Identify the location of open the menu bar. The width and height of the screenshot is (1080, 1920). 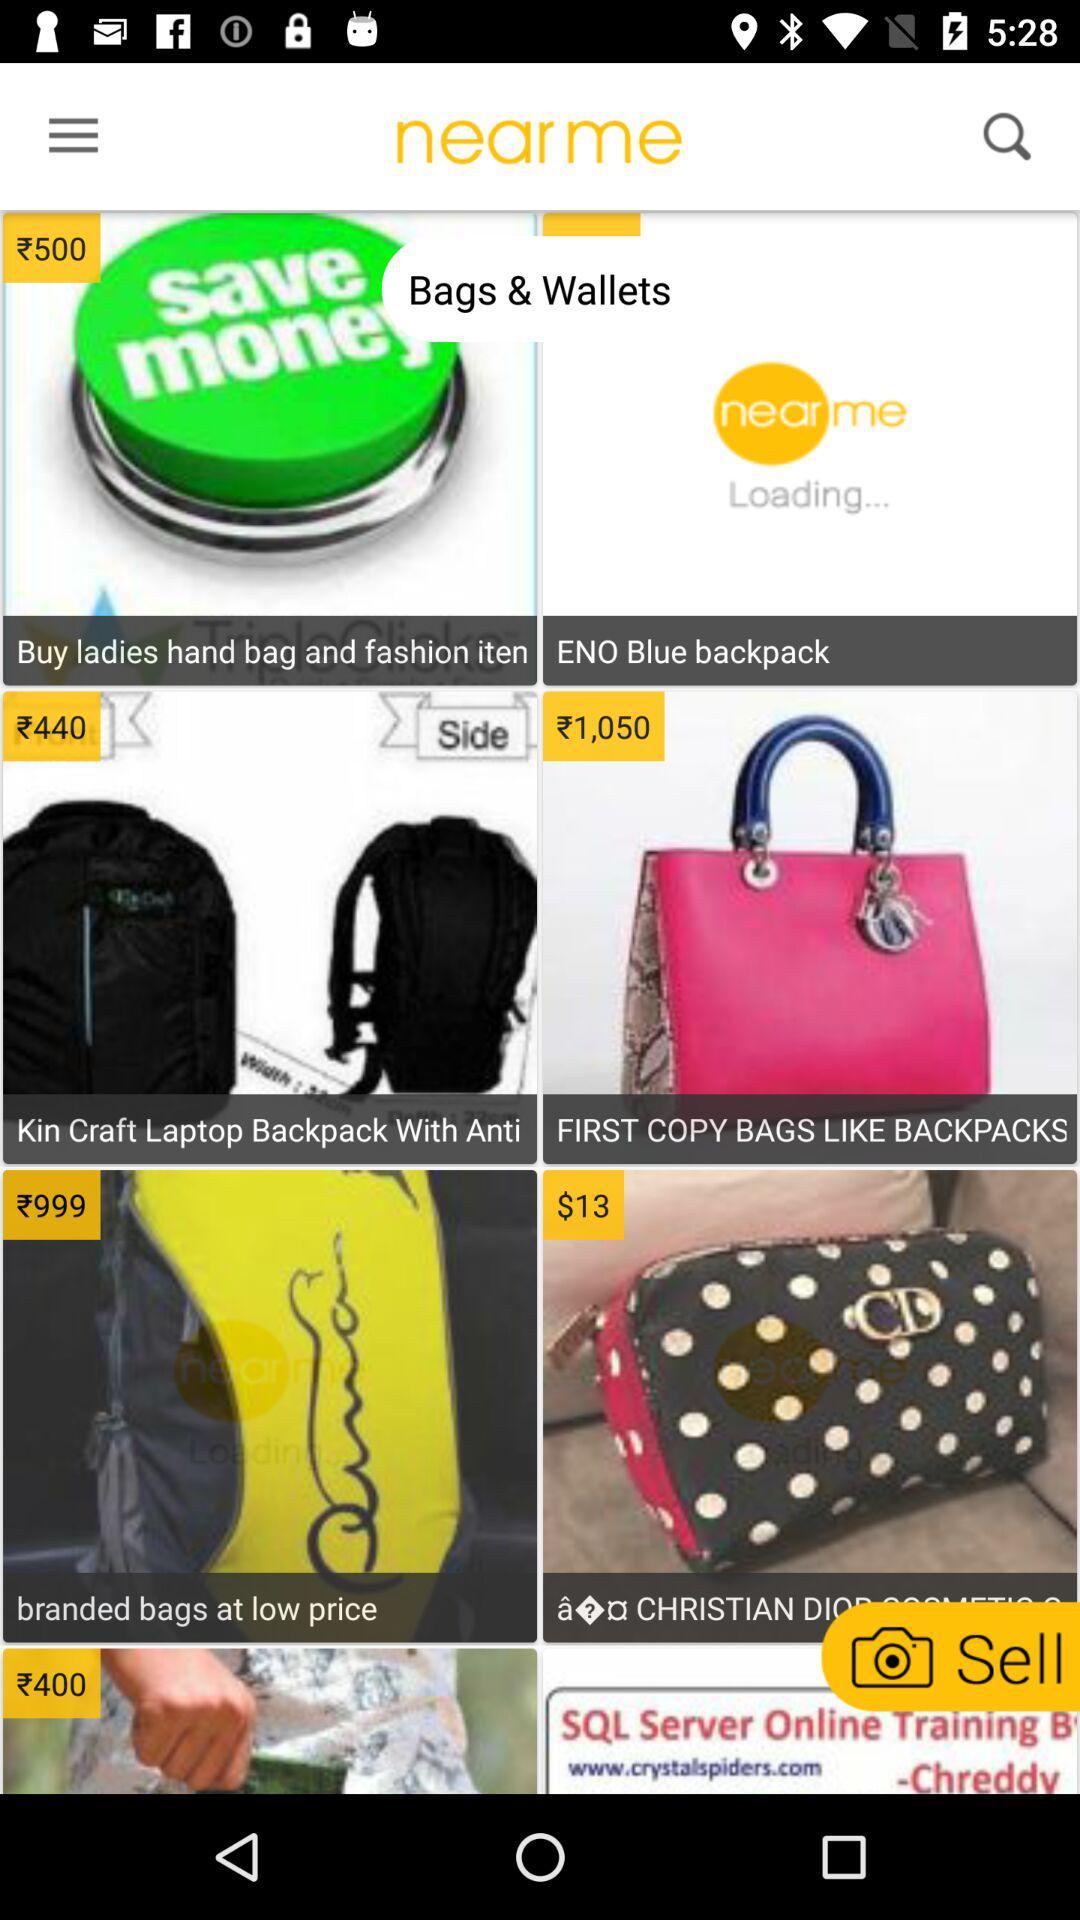
(66, 140).